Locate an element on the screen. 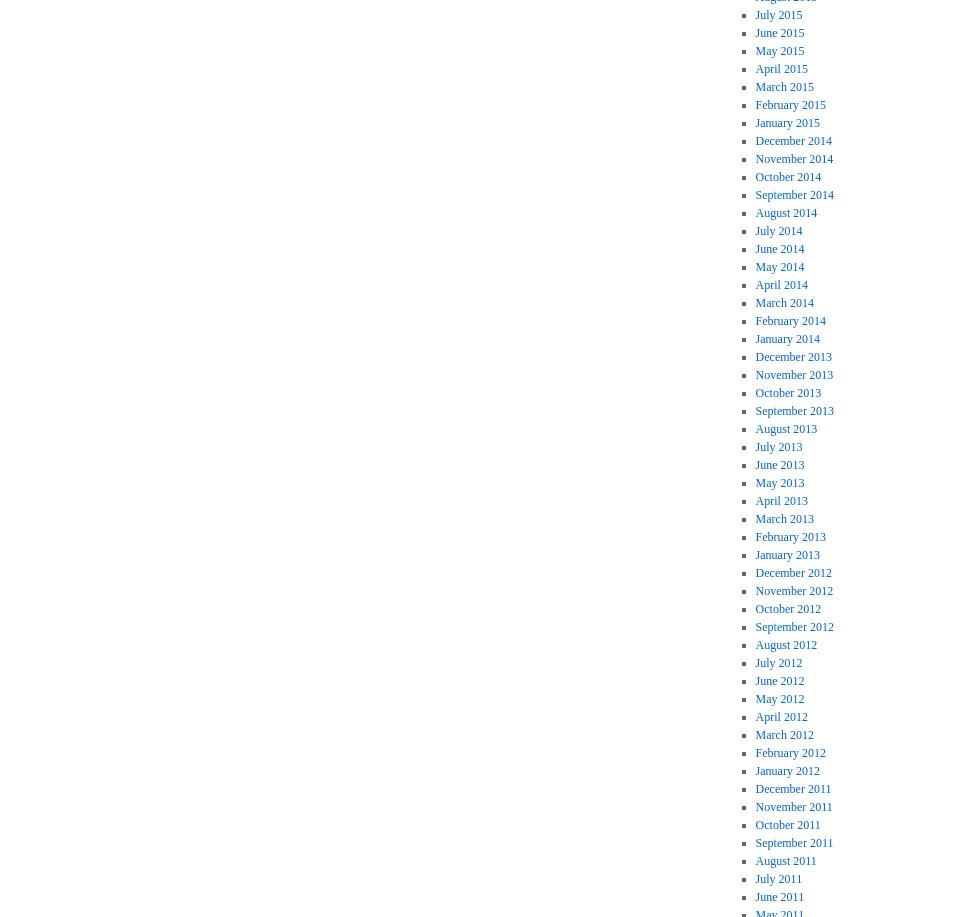 The image size is (980, 917). 'October 2013' is located at coordinates (788, 393).